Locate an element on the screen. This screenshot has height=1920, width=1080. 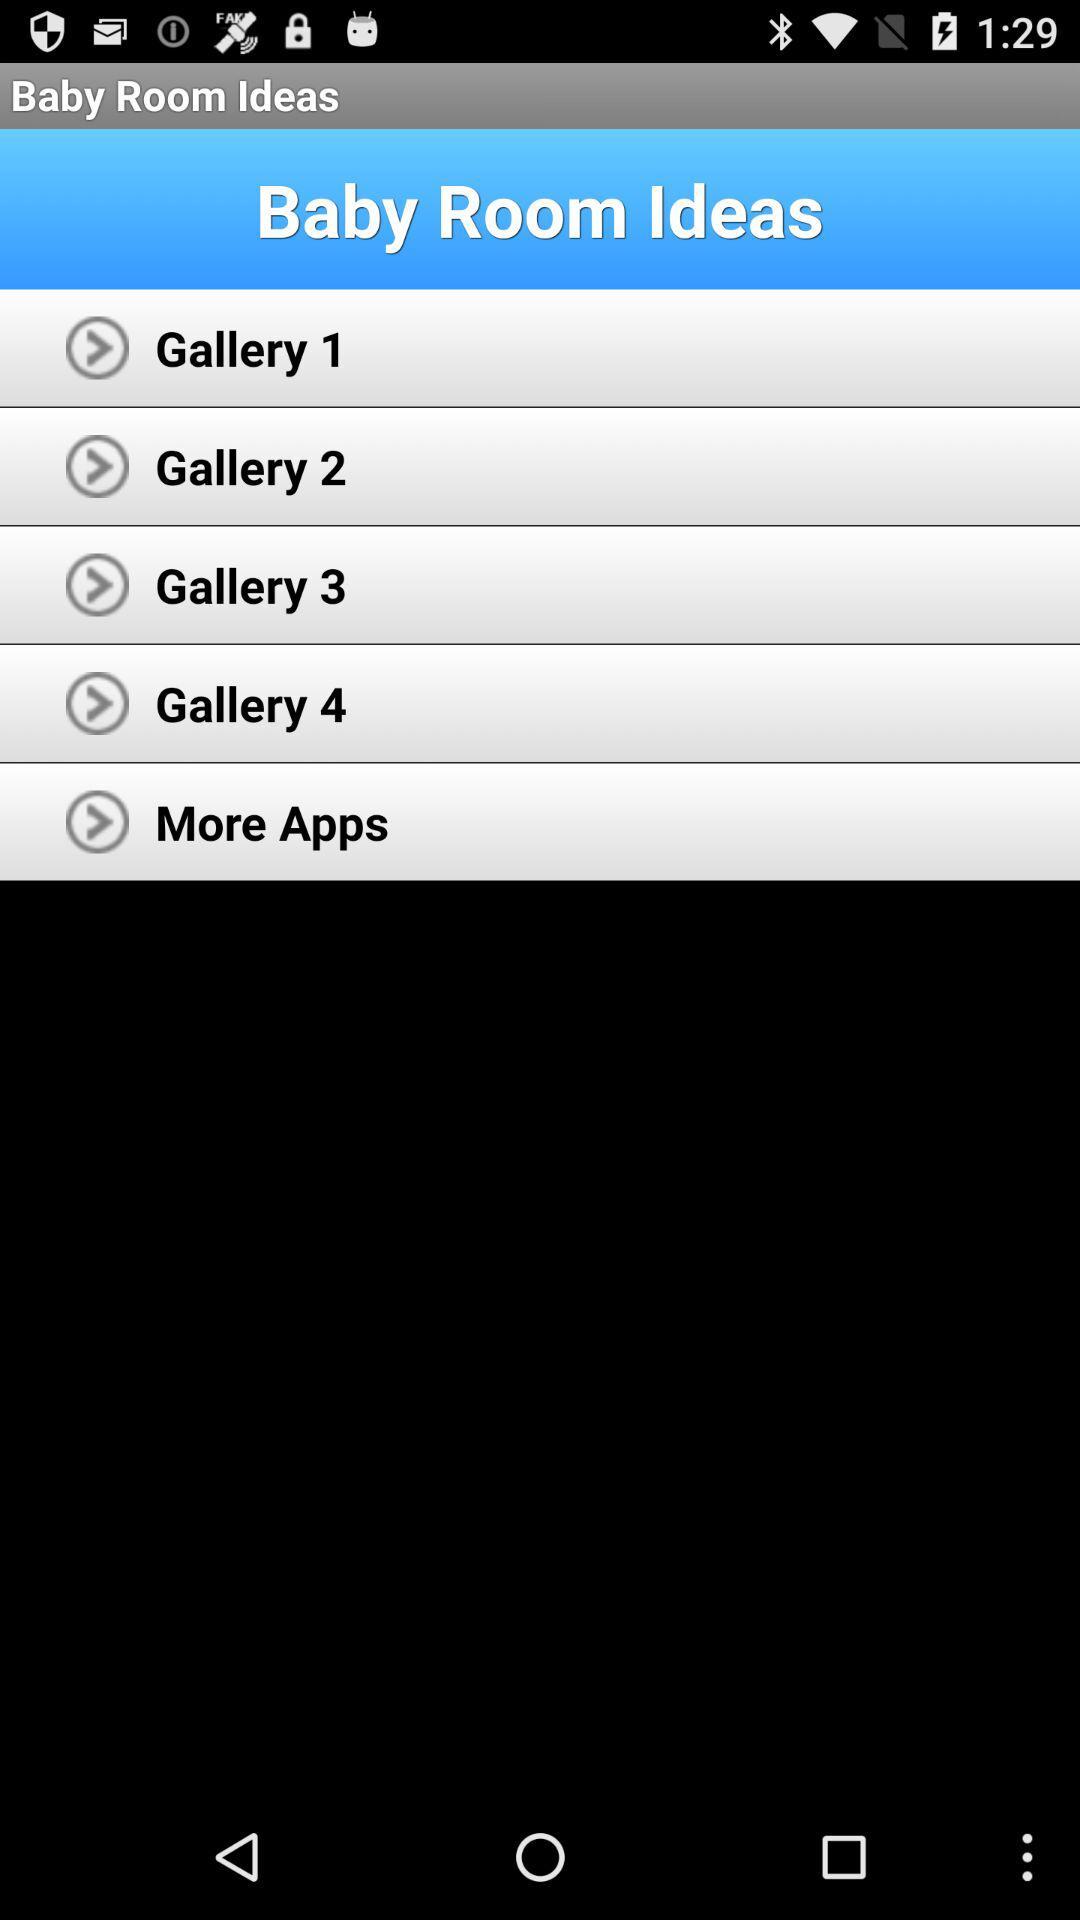
the gallery 2 is located at coordinates (250, 465).